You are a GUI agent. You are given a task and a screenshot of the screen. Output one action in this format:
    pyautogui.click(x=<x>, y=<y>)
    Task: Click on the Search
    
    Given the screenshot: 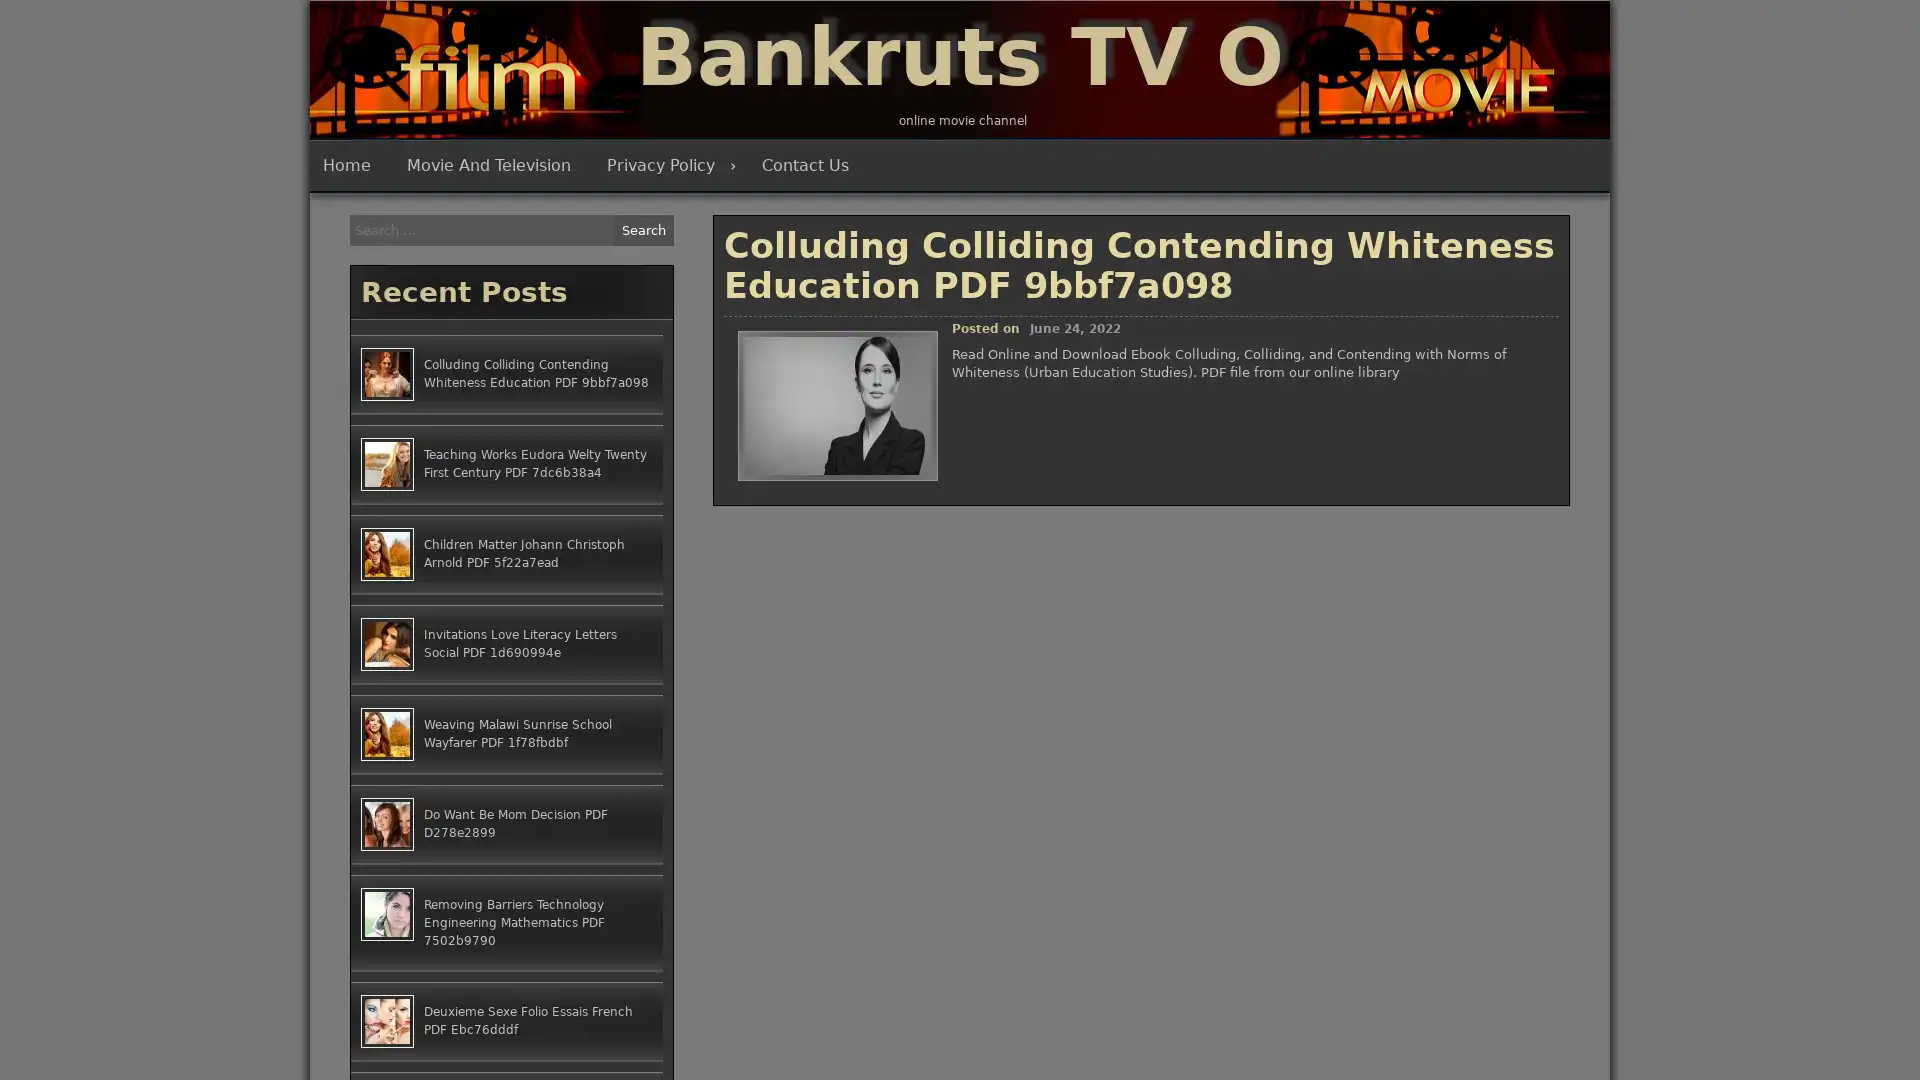 What is the action you would take?
    pyautogui.click(x=643, y=229)
    